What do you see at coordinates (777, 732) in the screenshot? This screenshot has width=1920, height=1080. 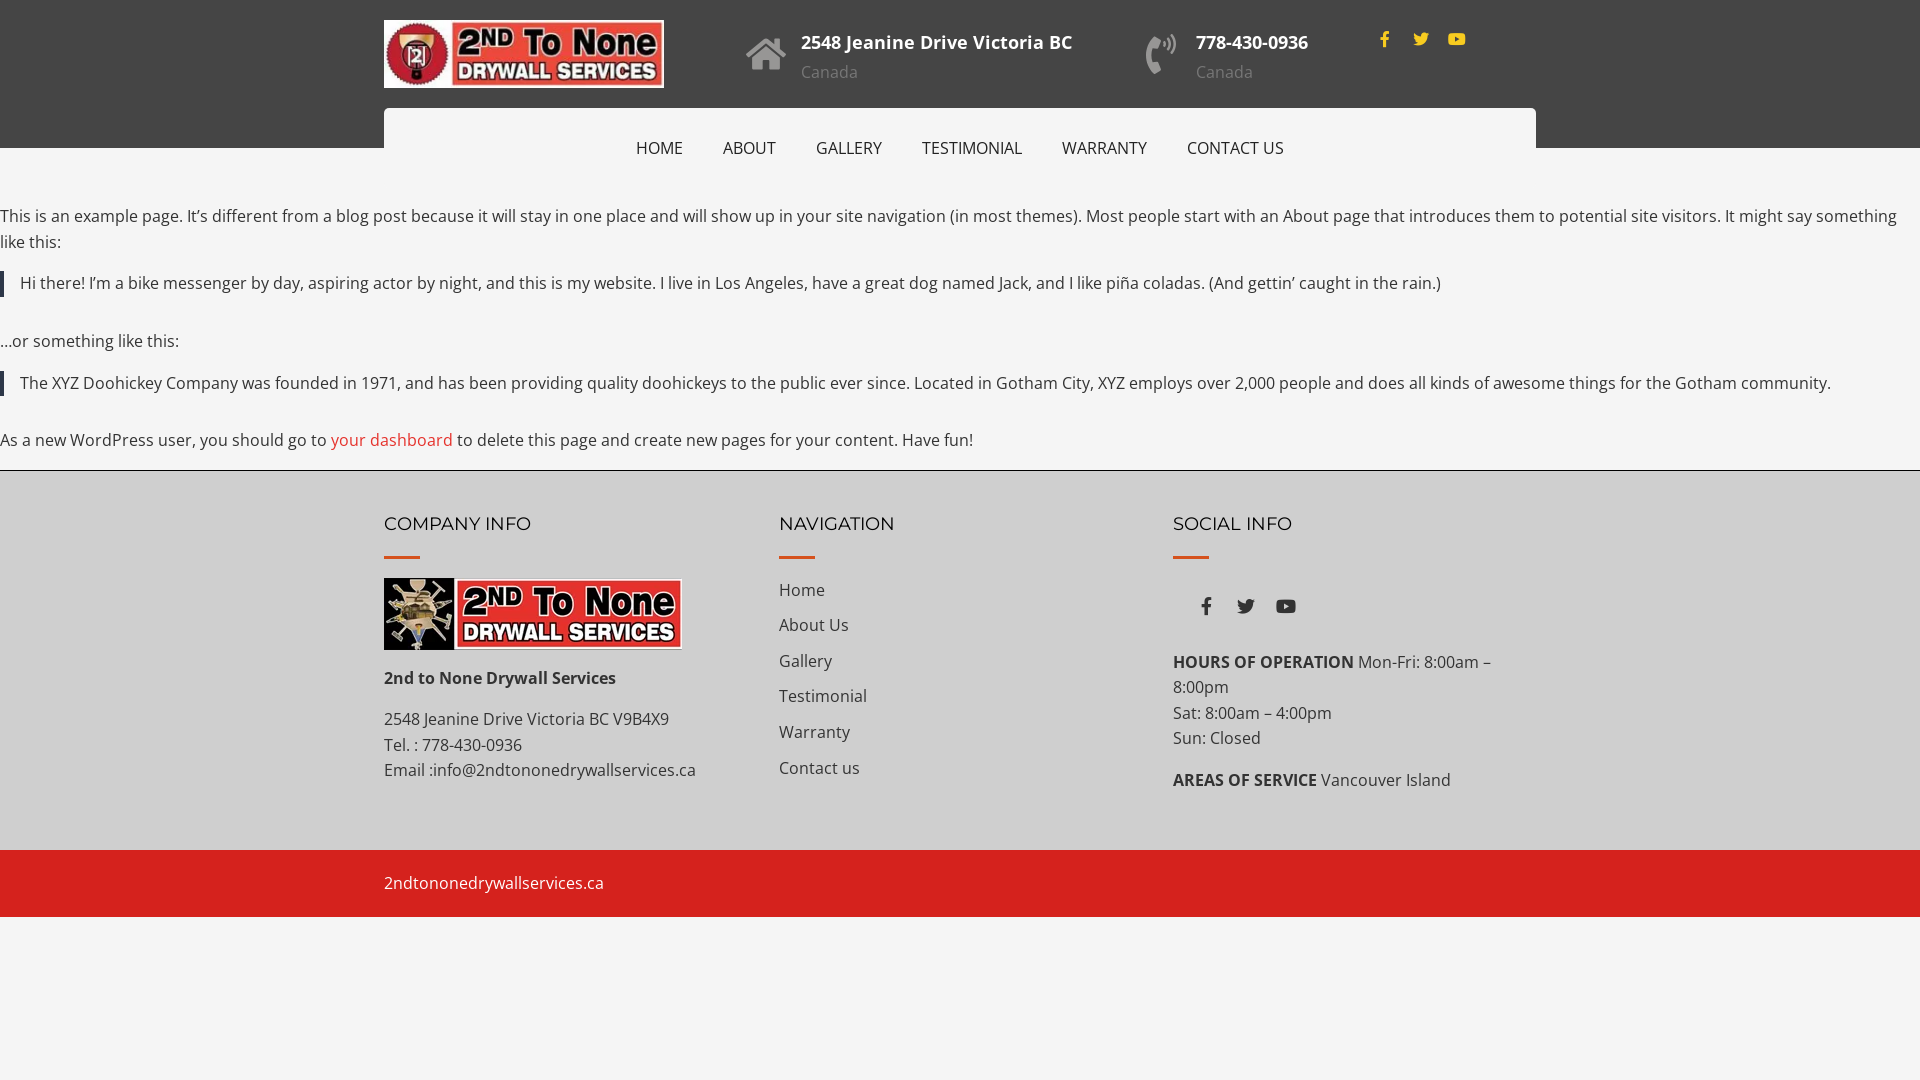 I see `'Warranty'` at bounding box center [777, 732].